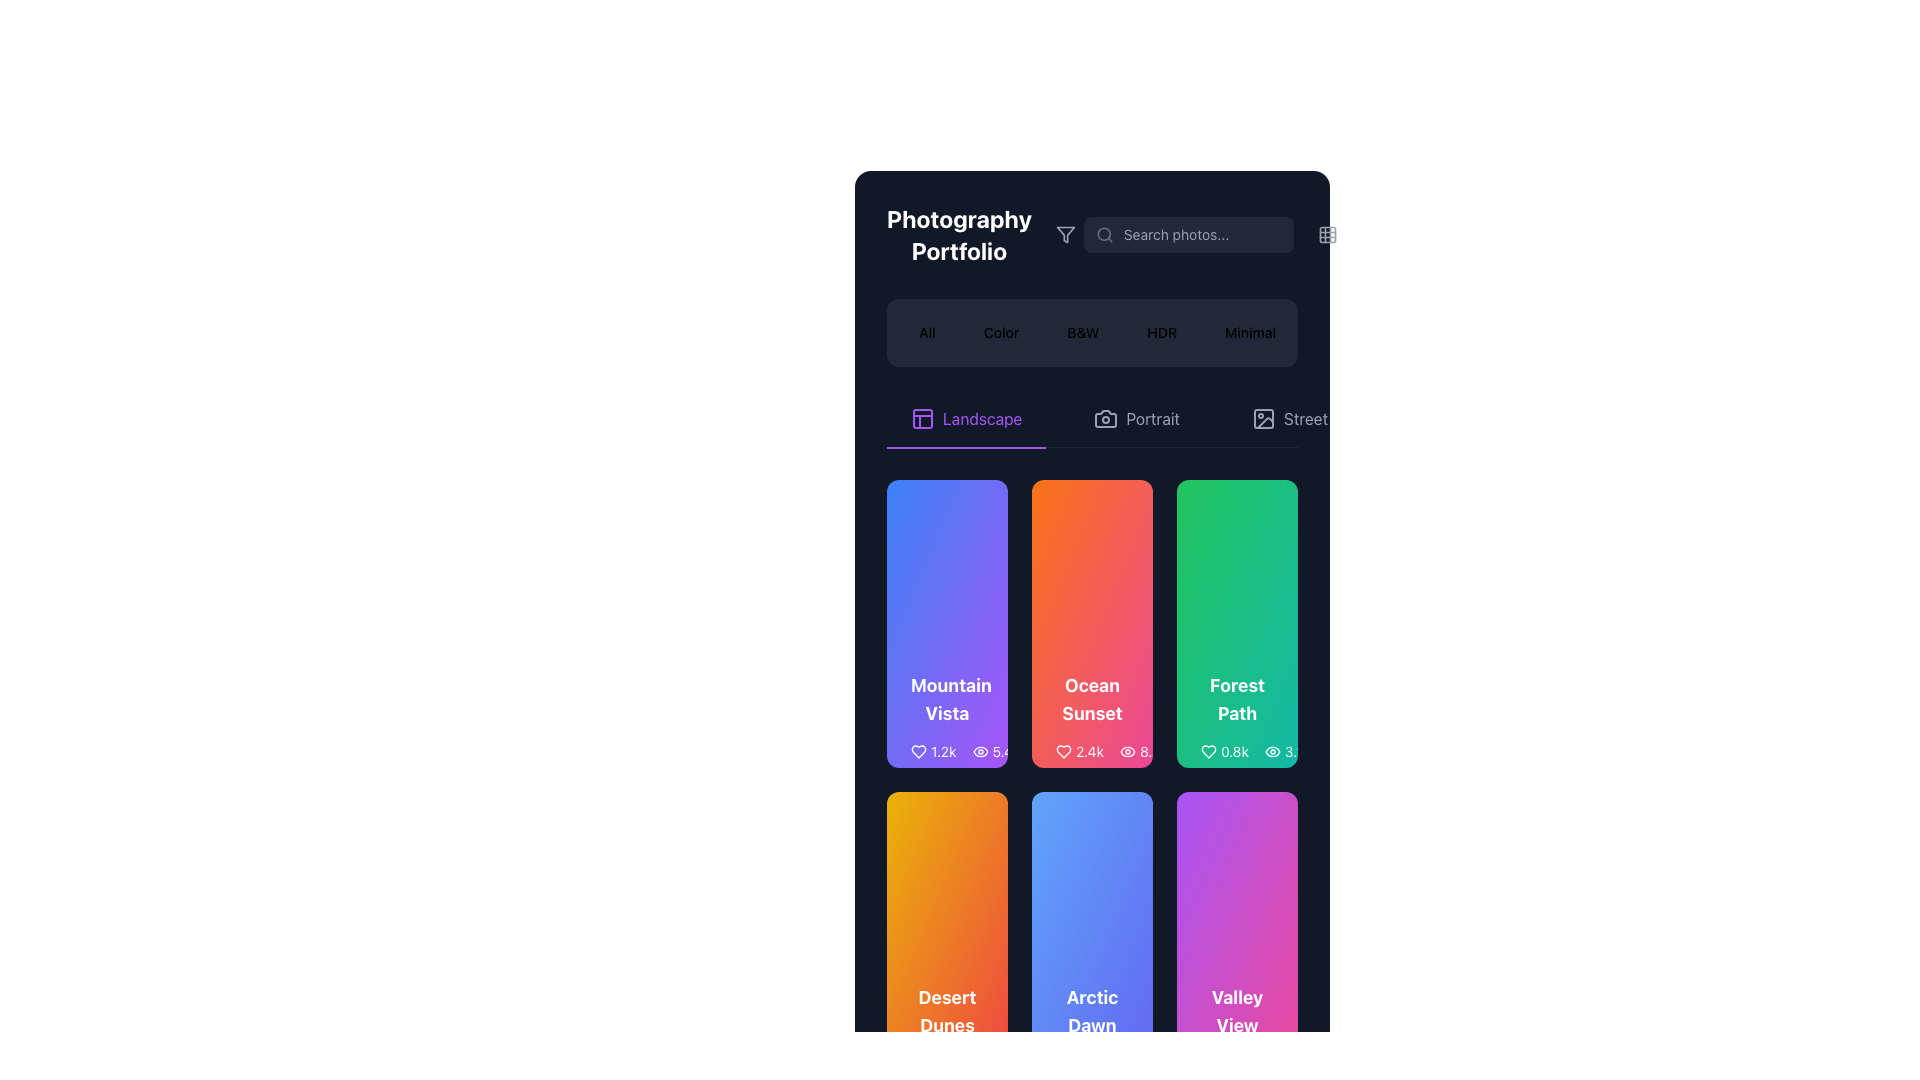  What do you see at coordinates (1236, 720) in the screenshot?
I see `the Content card in the third column of the first row under the 'Landscape' category` at bounding box center [1236, 720].